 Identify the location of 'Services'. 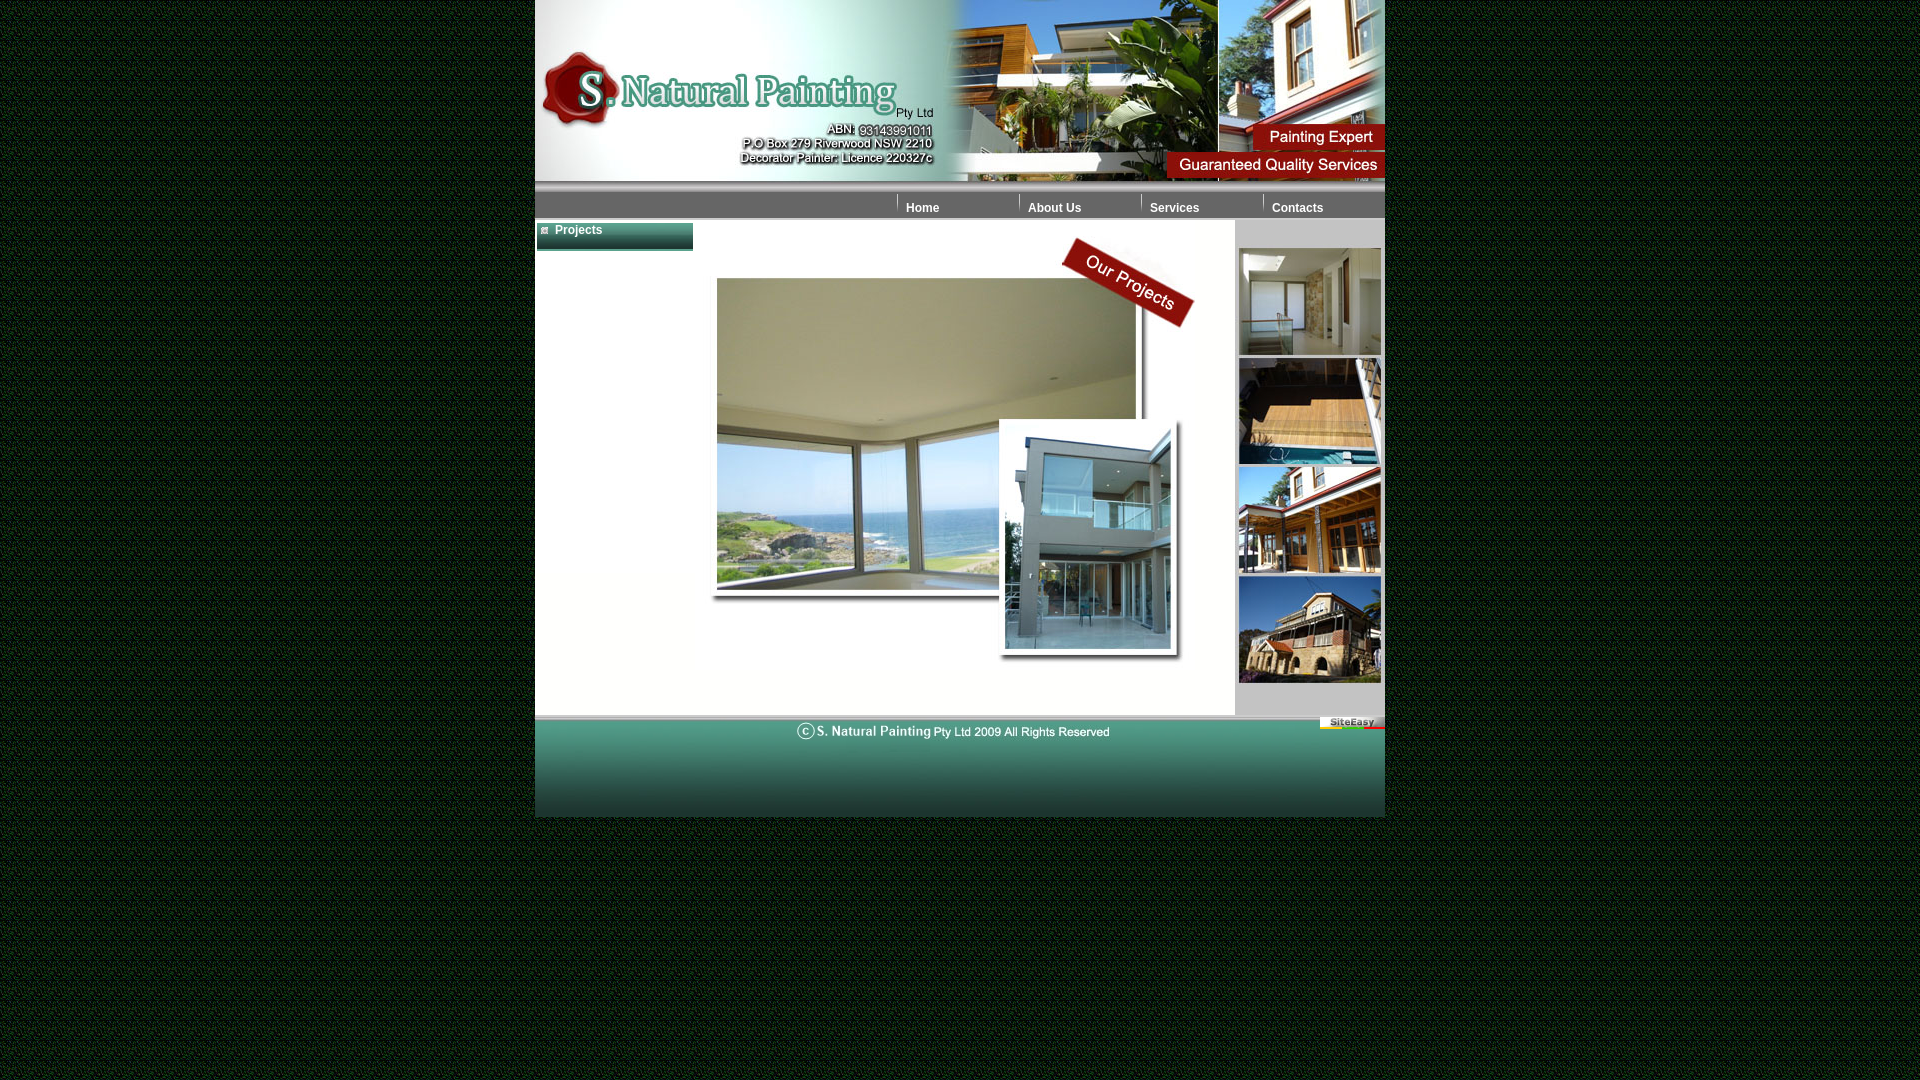
(1174, 208).